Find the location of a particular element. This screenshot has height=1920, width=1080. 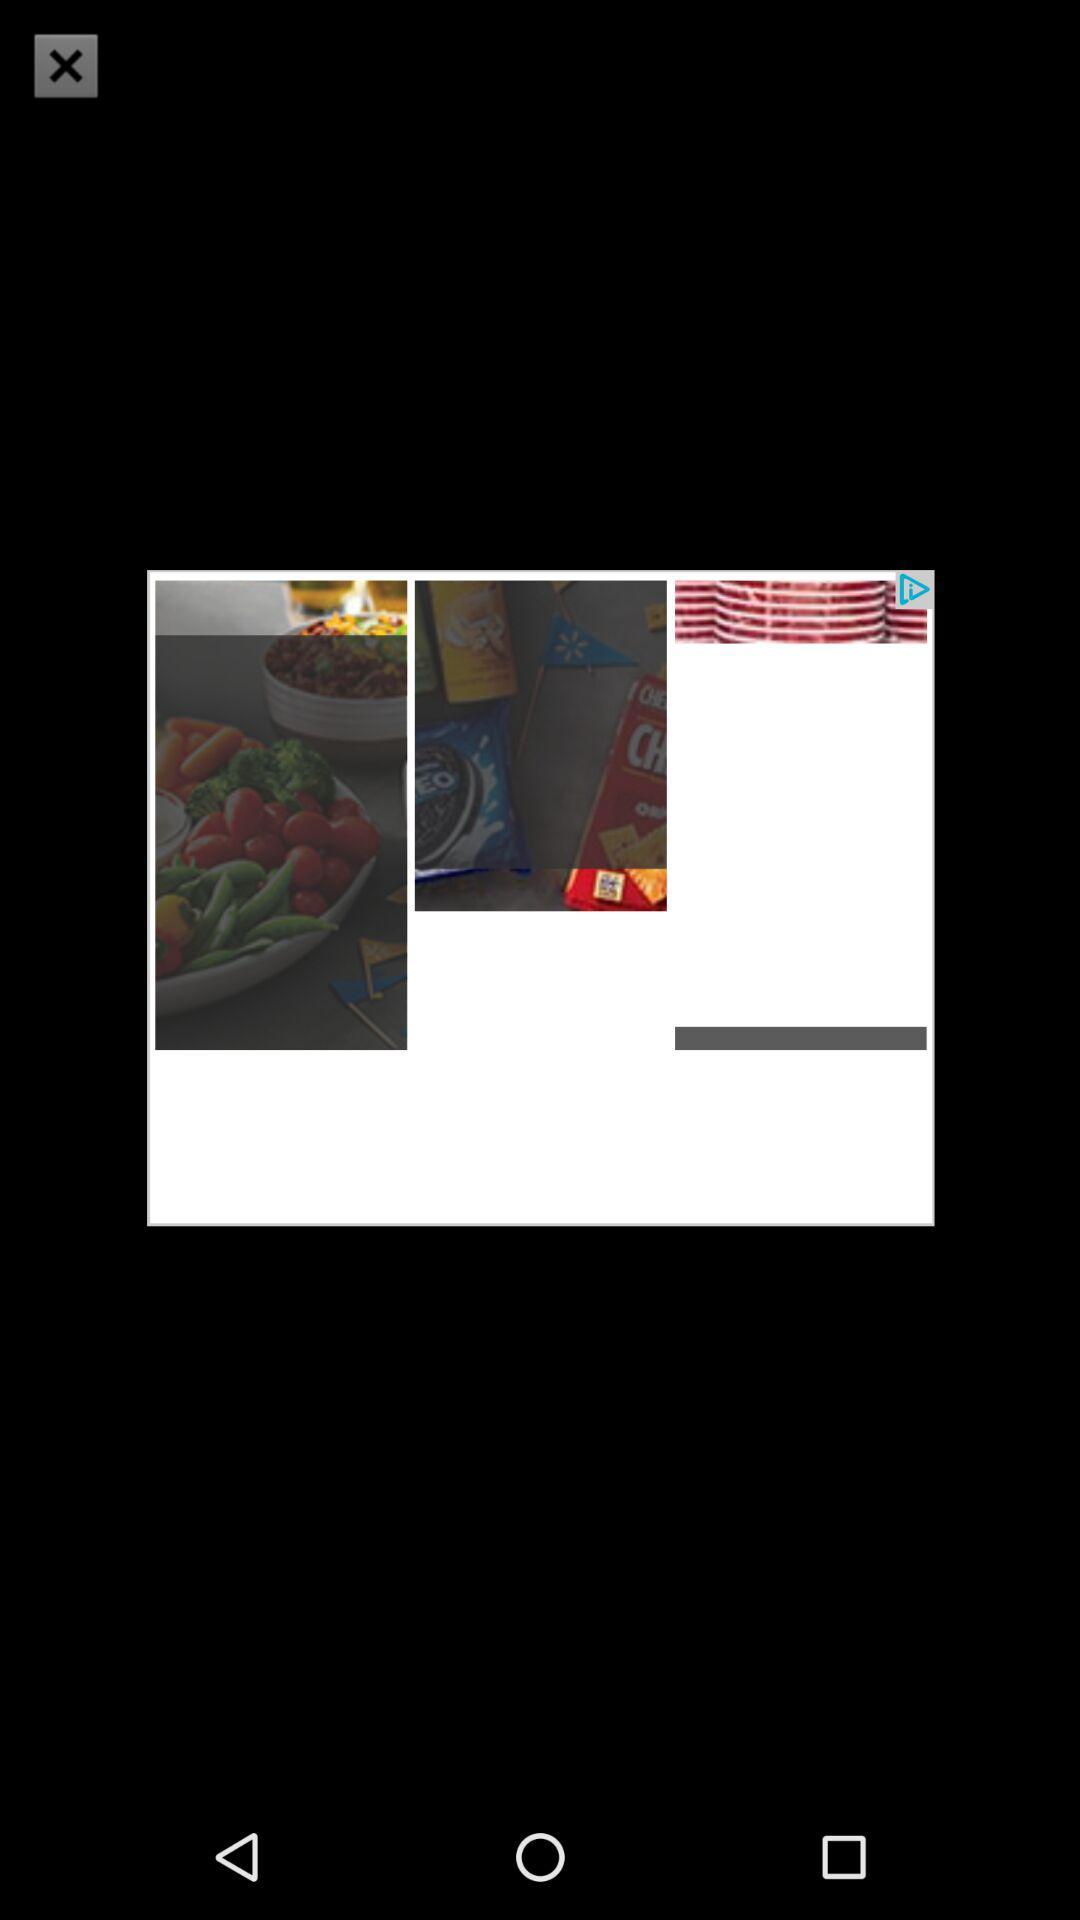

the close icon is located at coordinates (64, 65).